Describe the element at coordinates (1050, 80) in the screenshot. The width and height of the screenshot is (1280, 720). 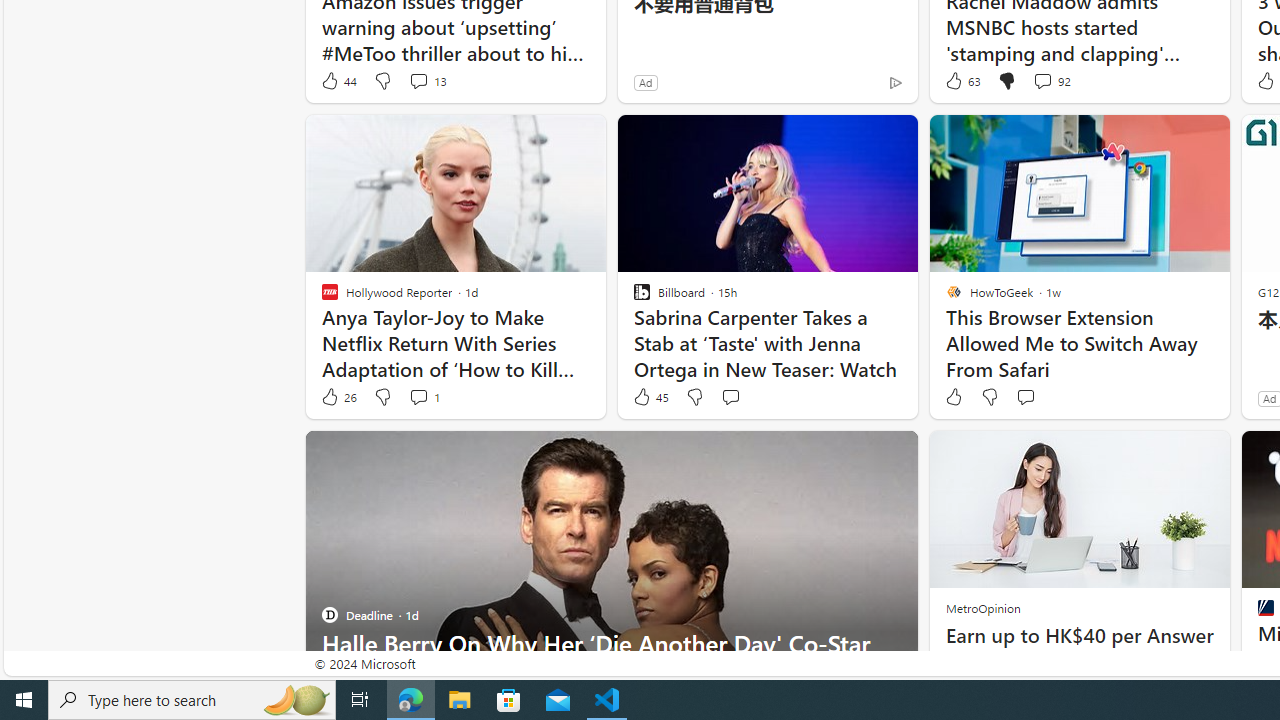
I see `'View comments 92 Comment'` at that location.